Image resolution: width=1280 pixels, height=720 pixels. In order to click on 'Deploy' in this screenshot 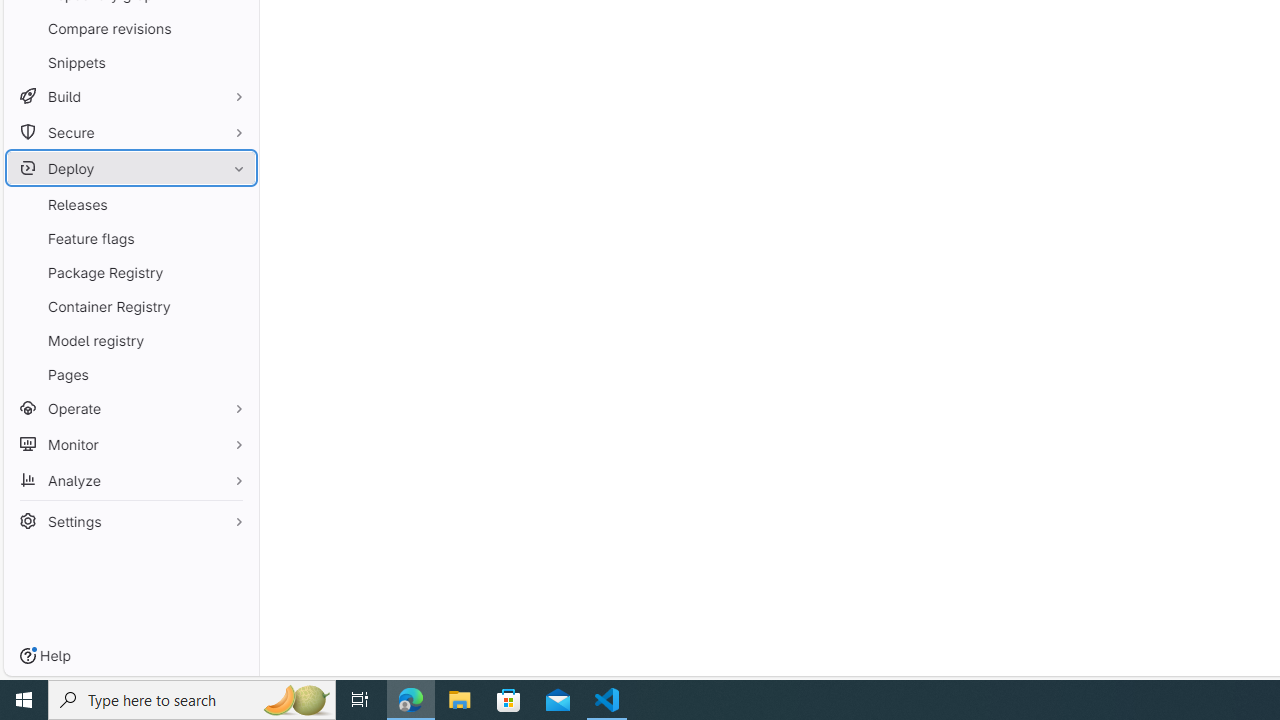, I will do `click(130, 167)`.